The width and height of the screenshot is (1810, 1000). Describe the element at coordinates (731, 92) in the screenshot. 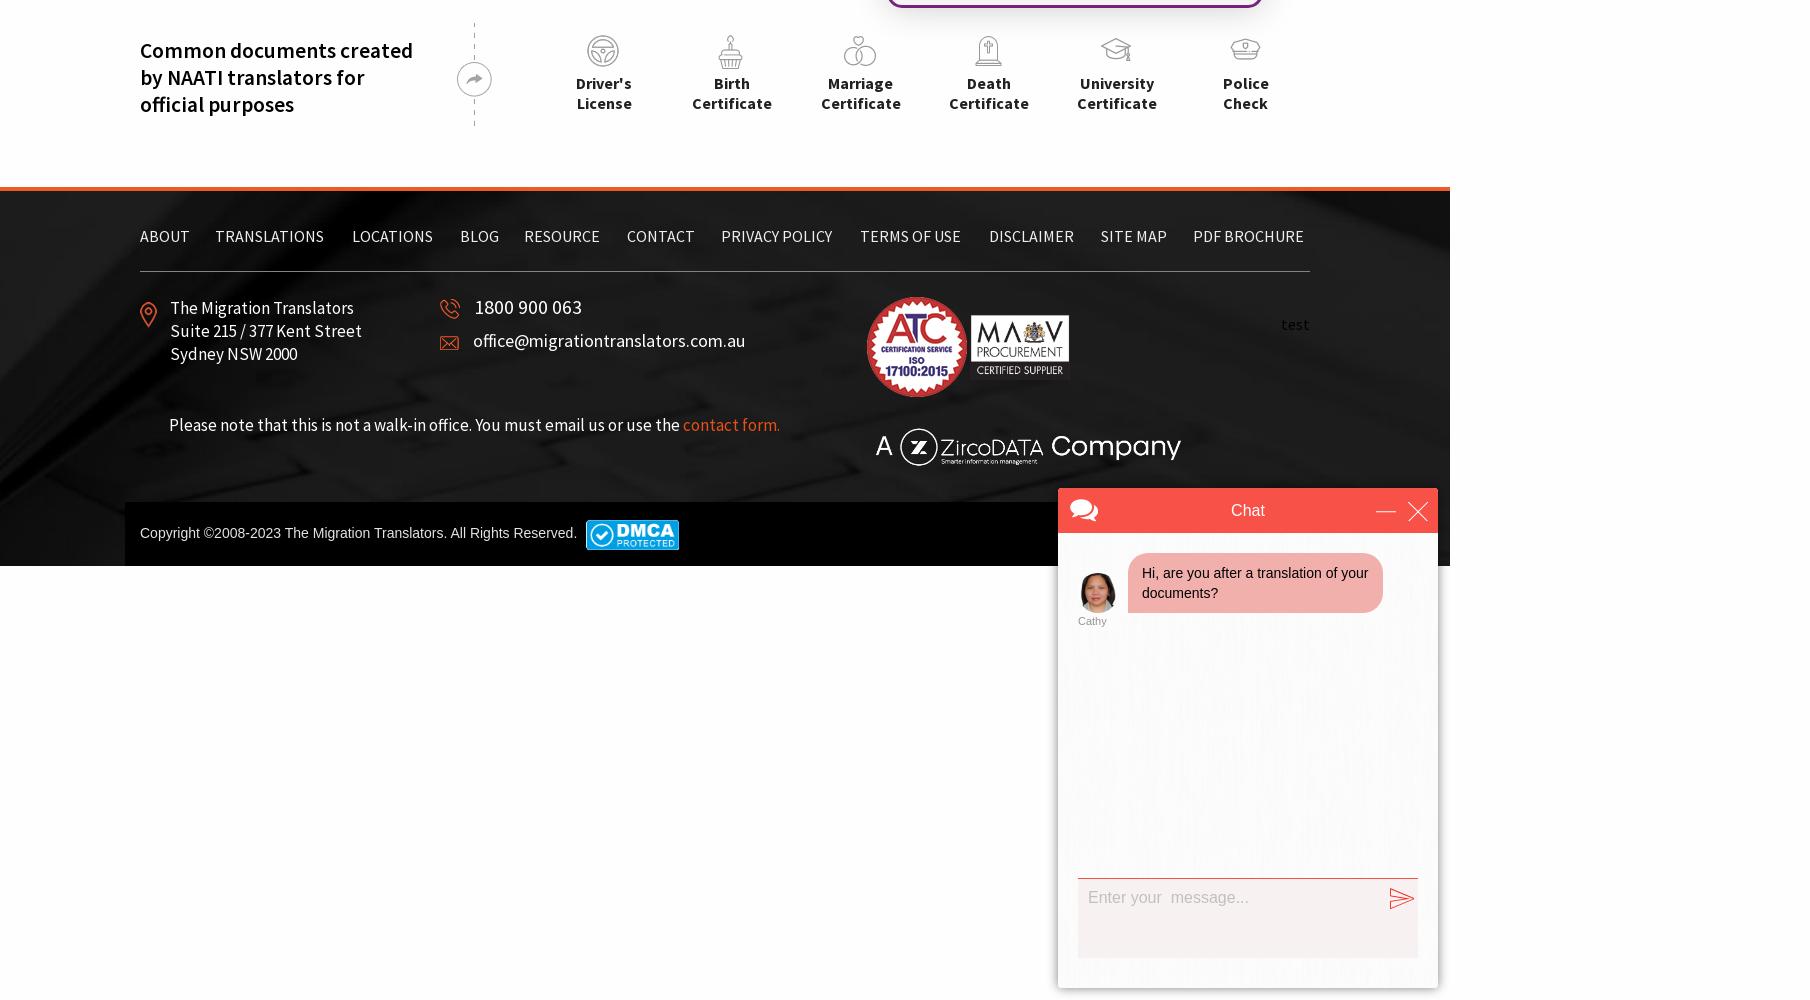

I see `'Birth Certificate'` at that location.